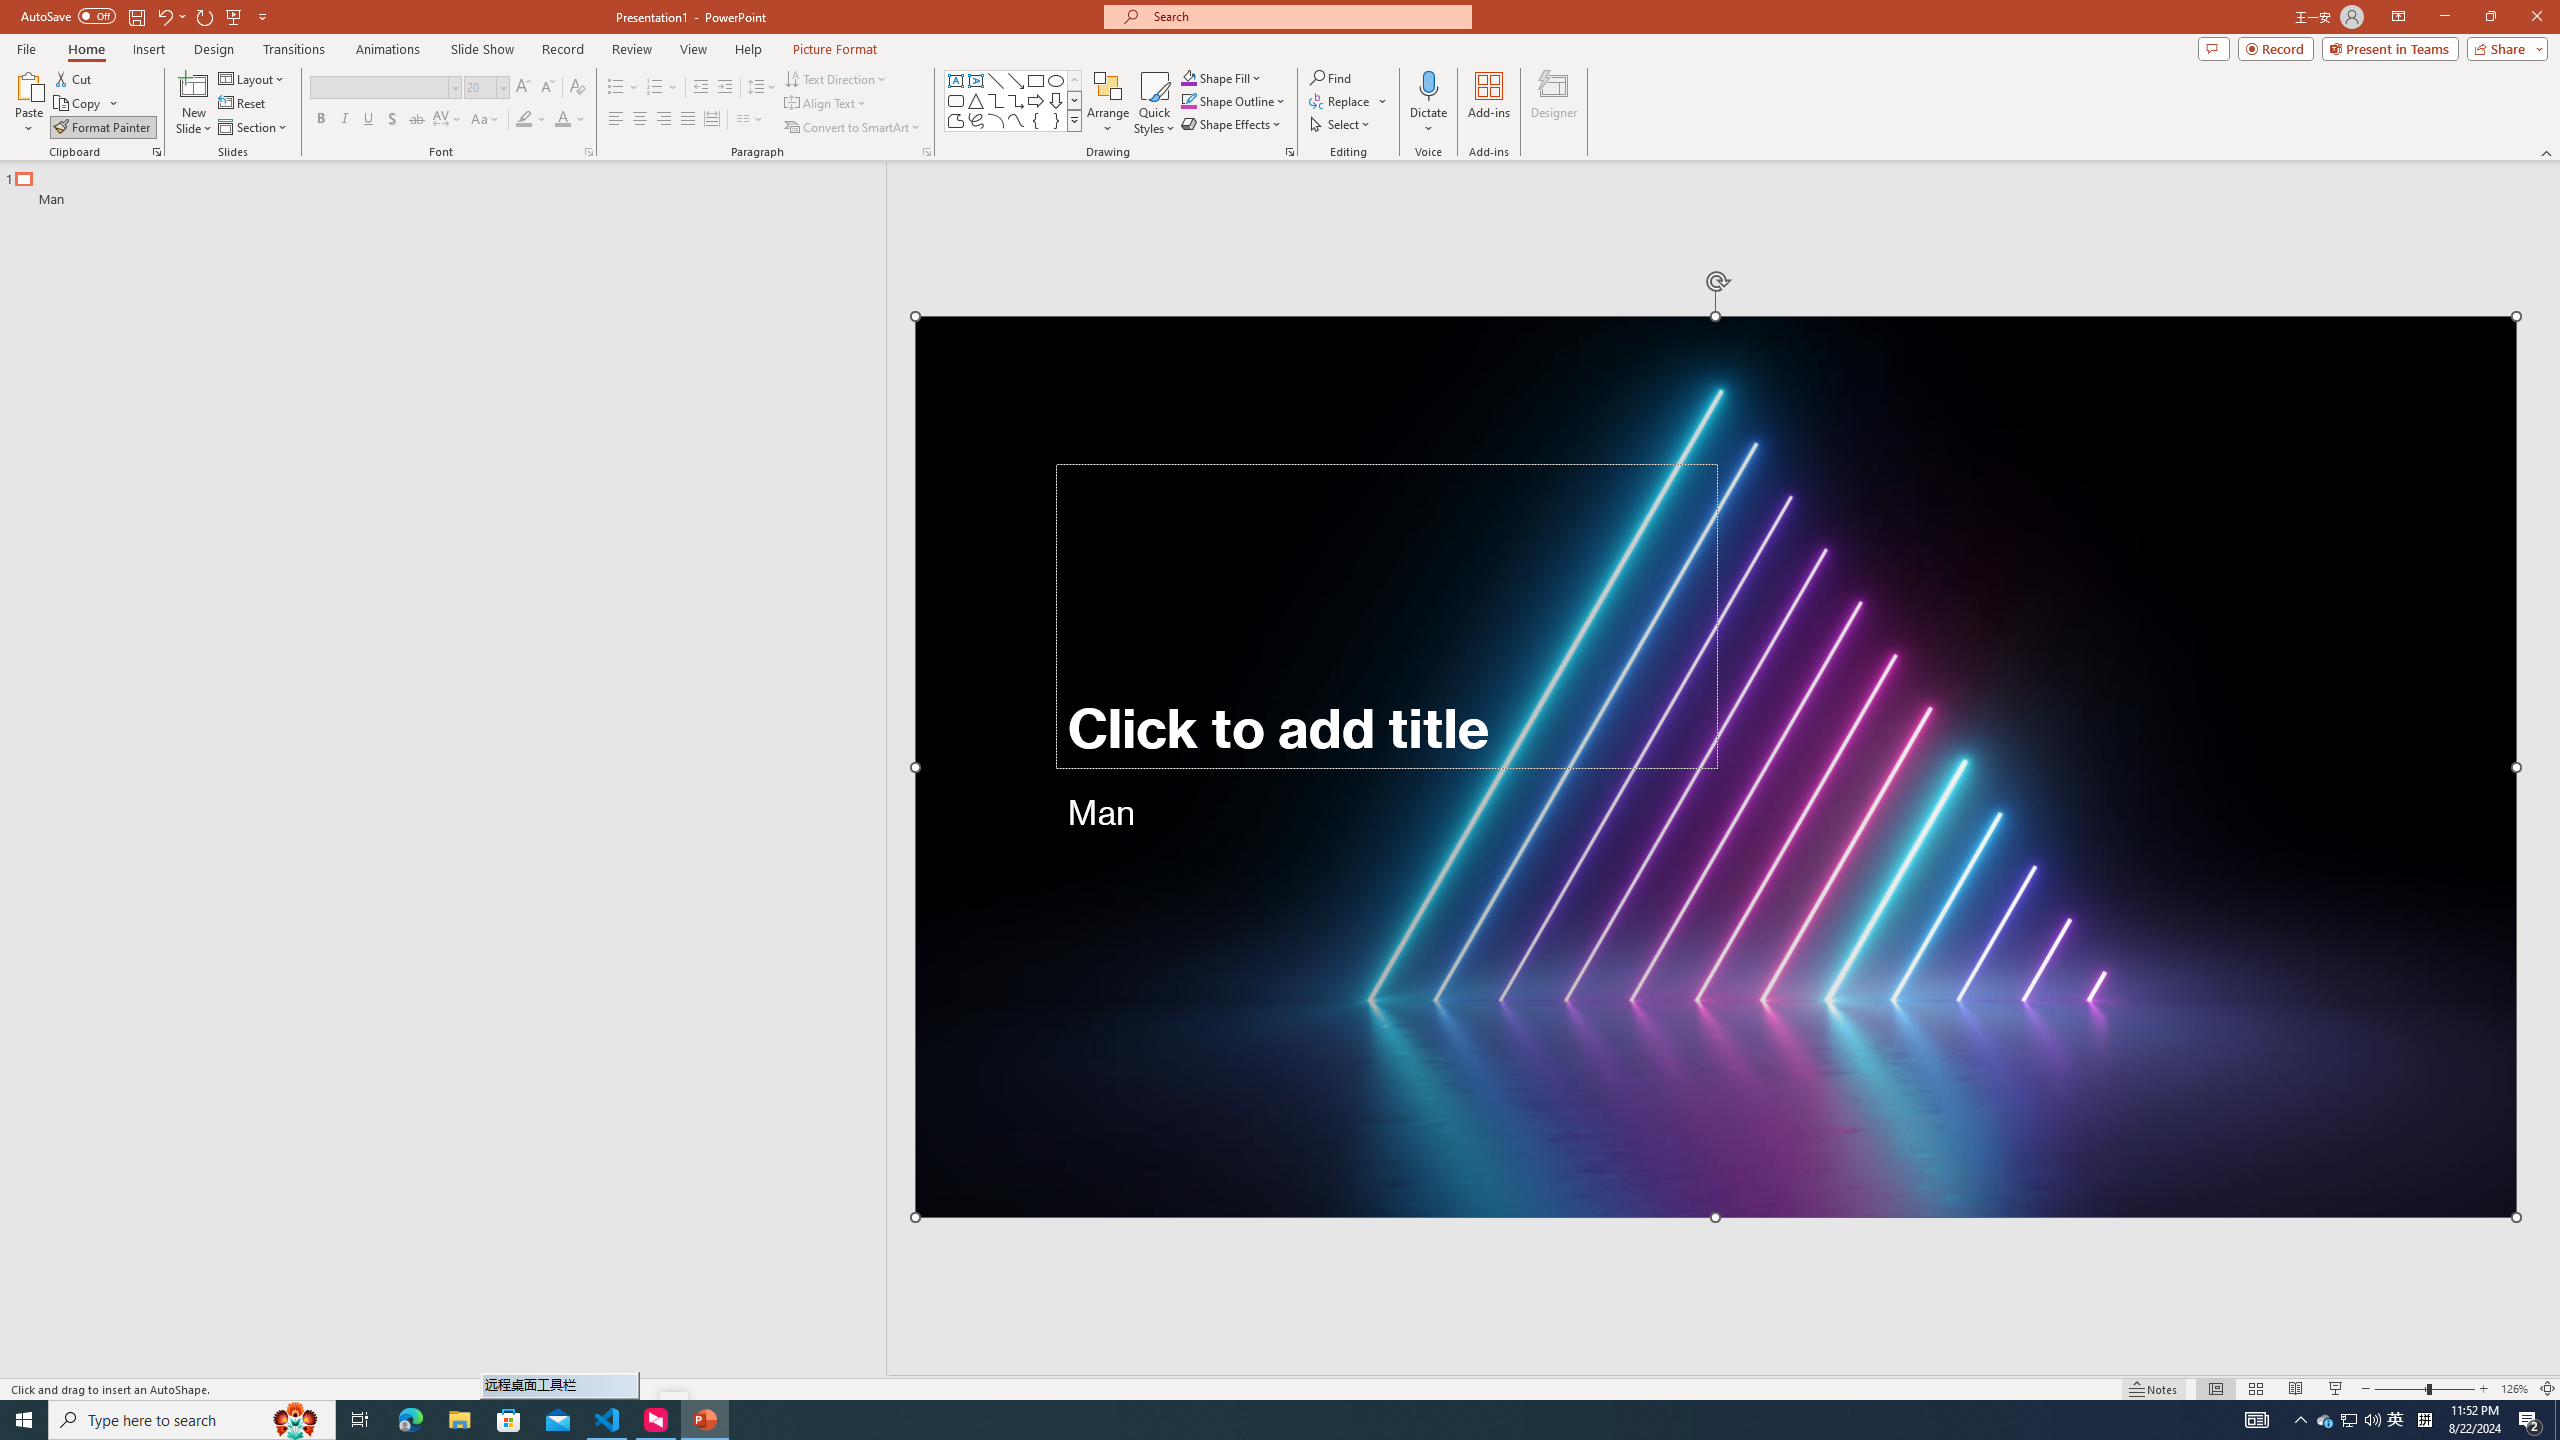  What do you see at coordinates (1189, 77) in the screenshot?
I see `'Shape Fill Orange, Accent 2'` at bounding box center [1189, 77].